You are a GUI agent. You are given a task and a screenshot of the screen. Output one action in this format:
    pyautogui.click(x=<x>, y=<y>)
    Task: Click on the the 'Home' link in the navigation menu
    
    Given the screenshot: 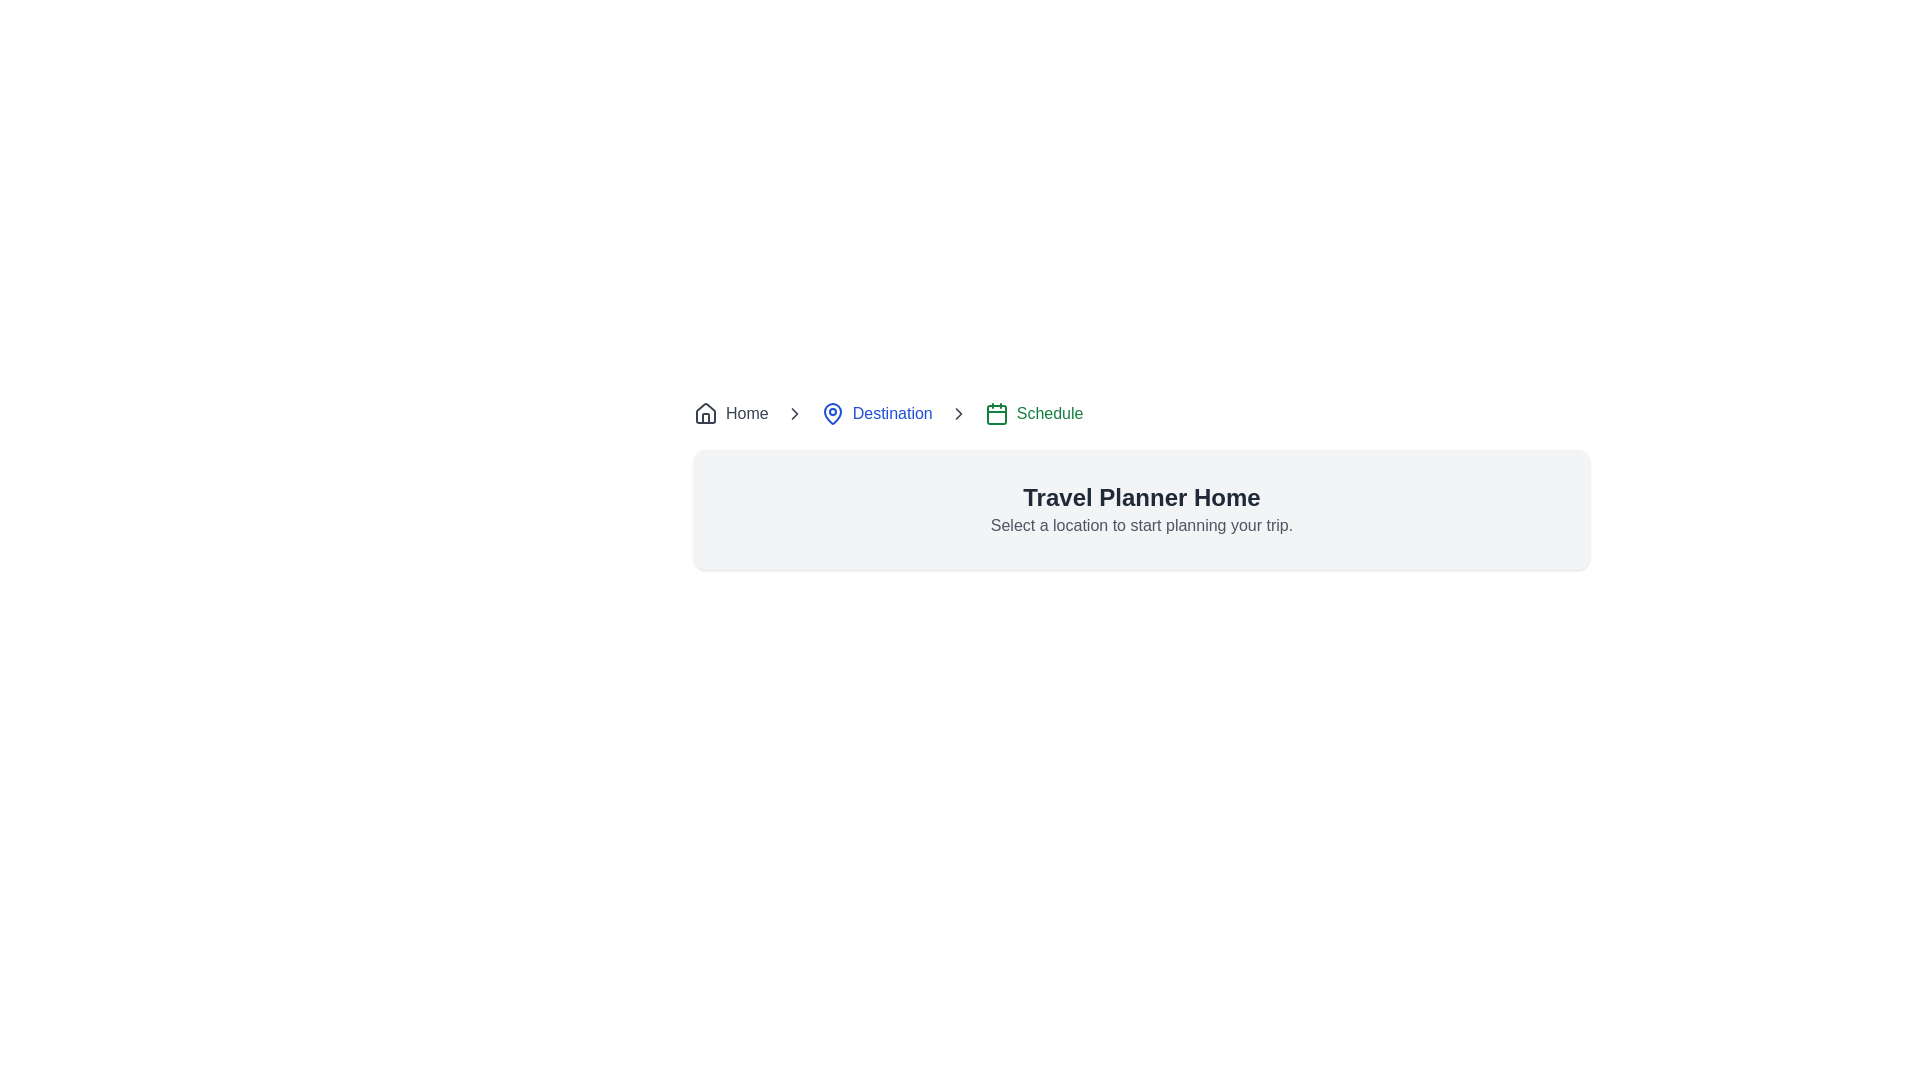 What is the action you would take?
    pyautogui.click(x=730, y=412)
    